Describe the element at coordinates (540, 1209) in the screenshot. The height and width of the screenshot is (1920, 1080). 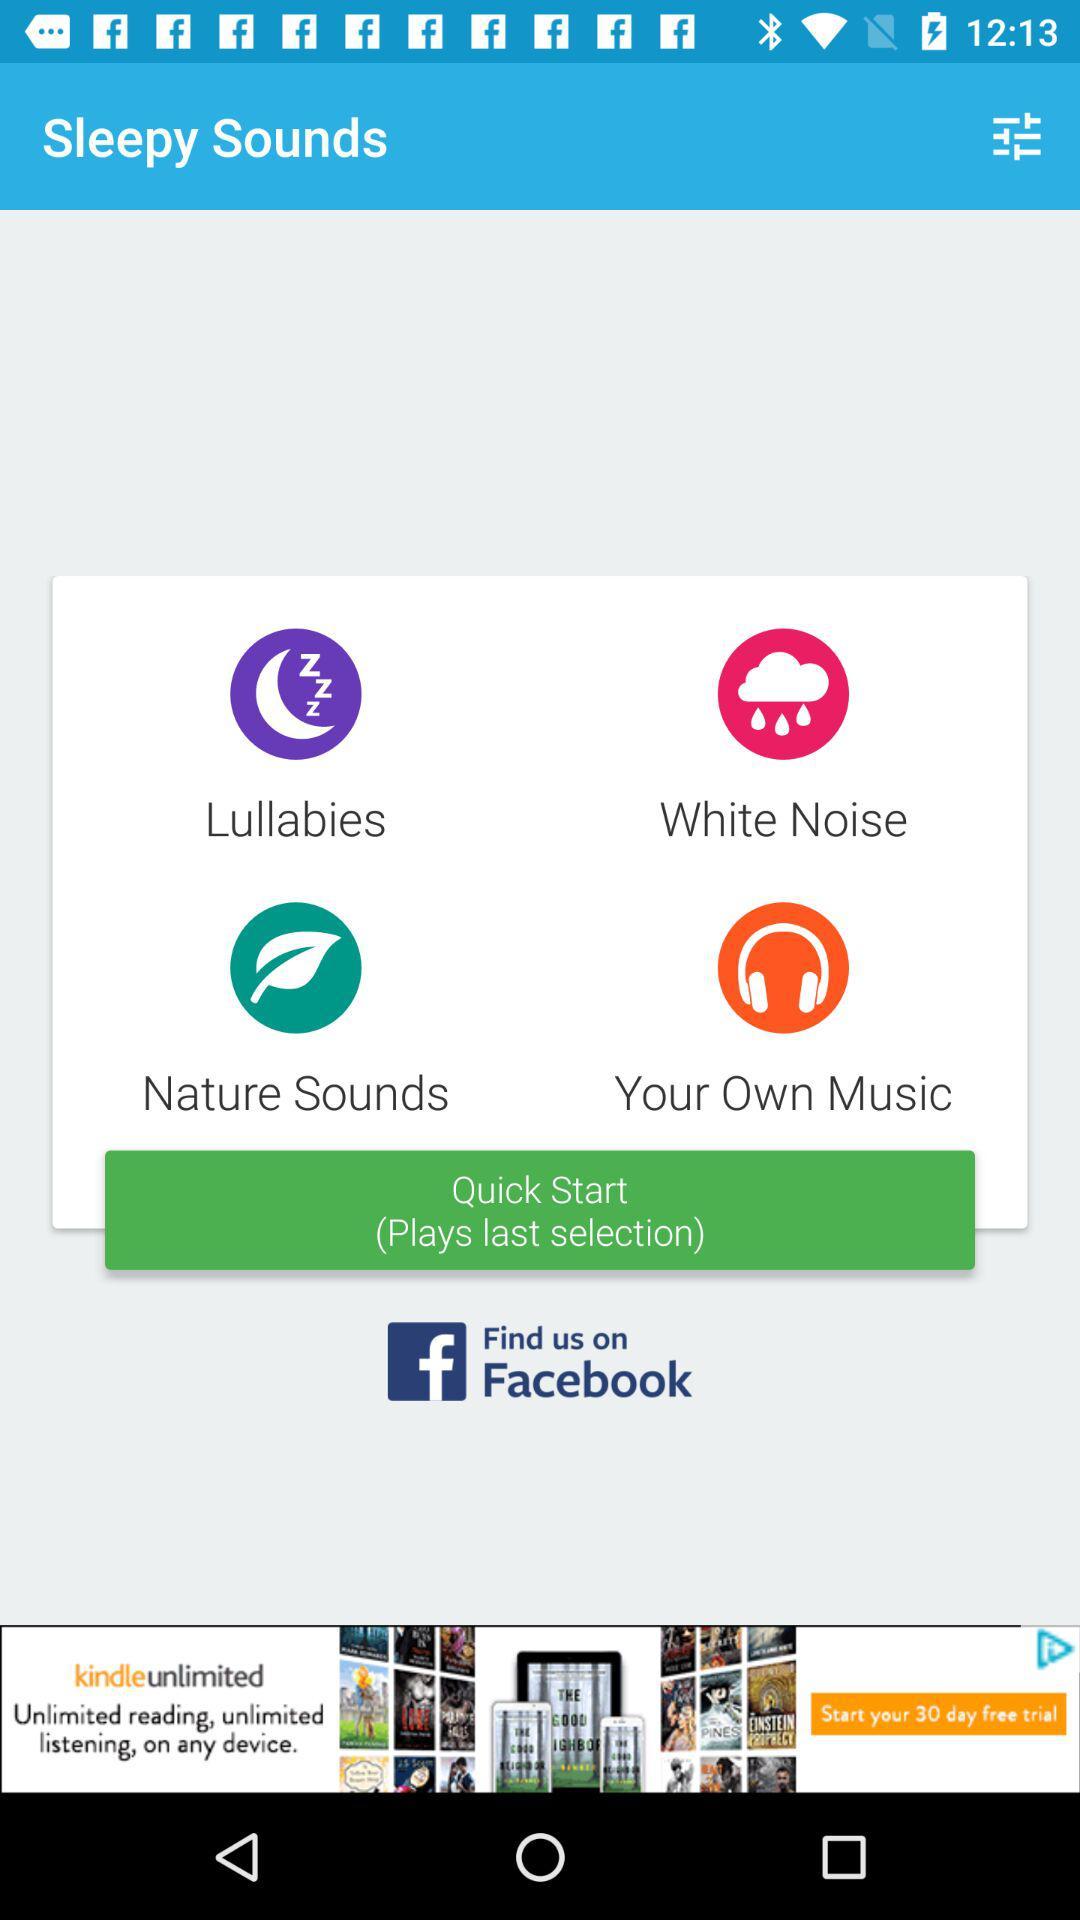
I see `the text which says quick start` at that location.